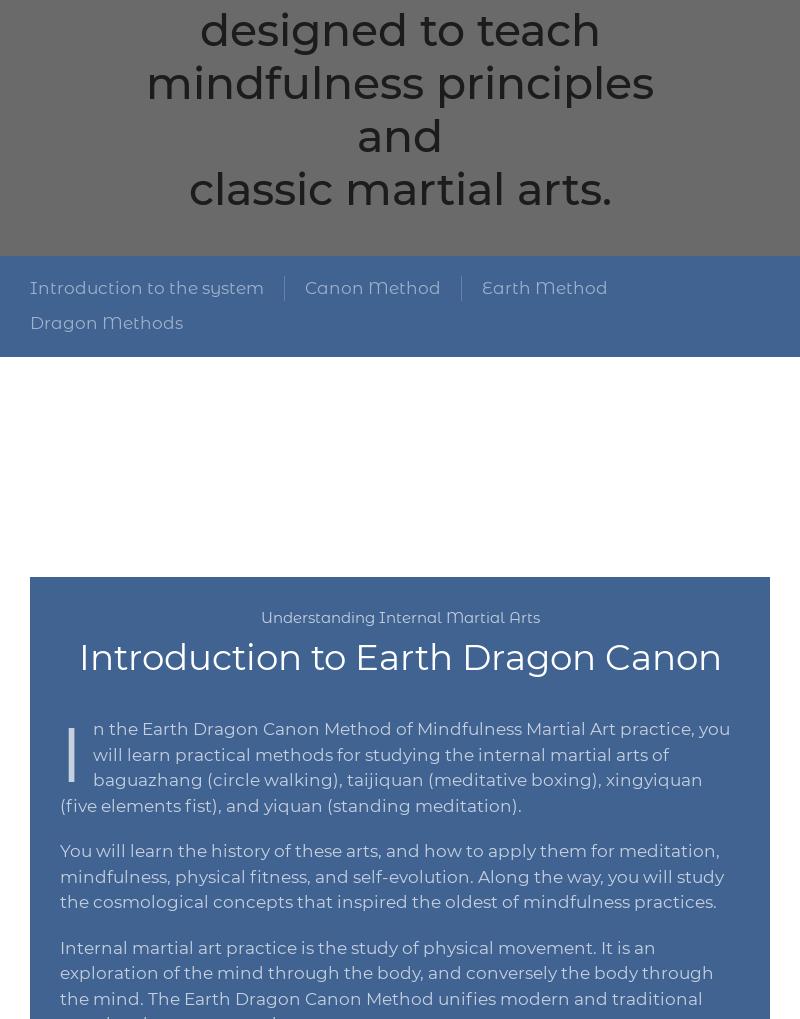 This screenshot has width=800, height=1019. Describe the element at coordinates (105, 322) in the screenshot. I see `'Dragon Methods'` at that location.